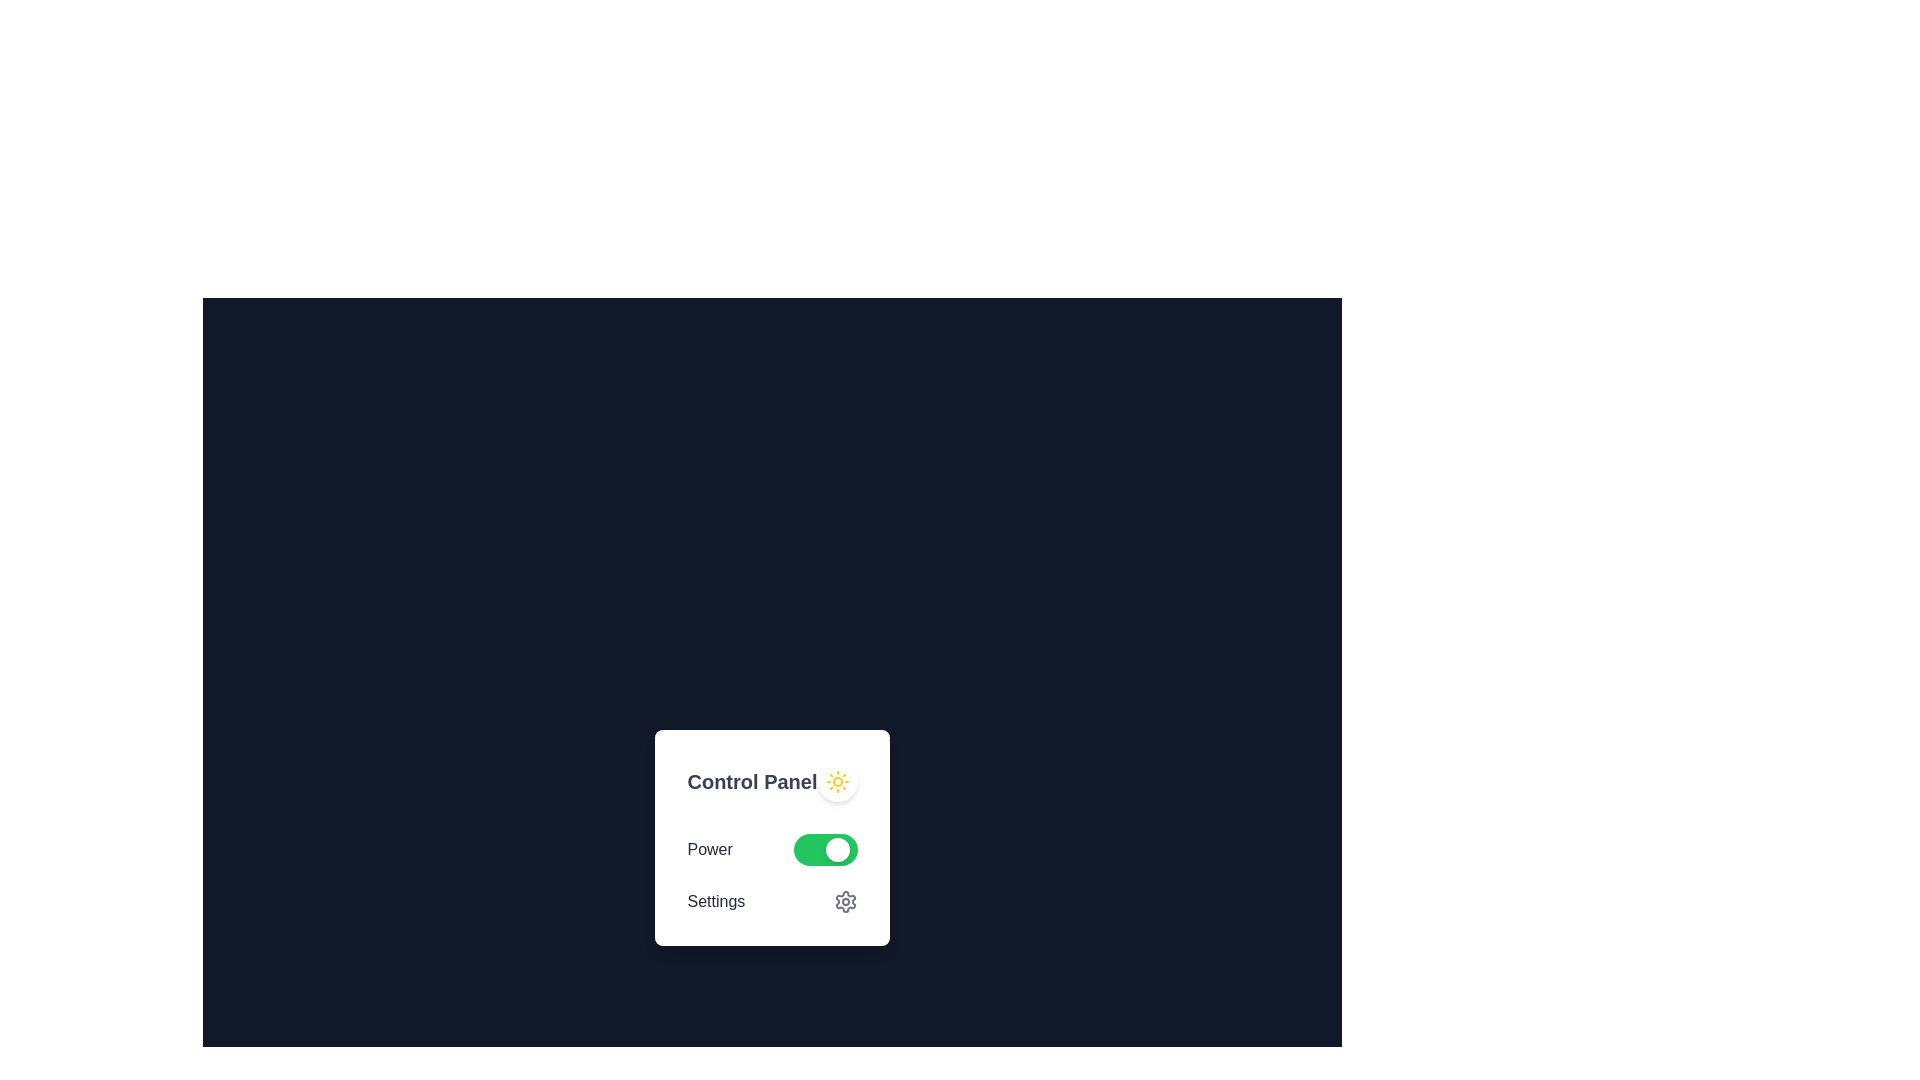 The width and height of the screenshot is (1920, 1080). I want to click on the white handle of the Toggle switch, so click(825, 849).